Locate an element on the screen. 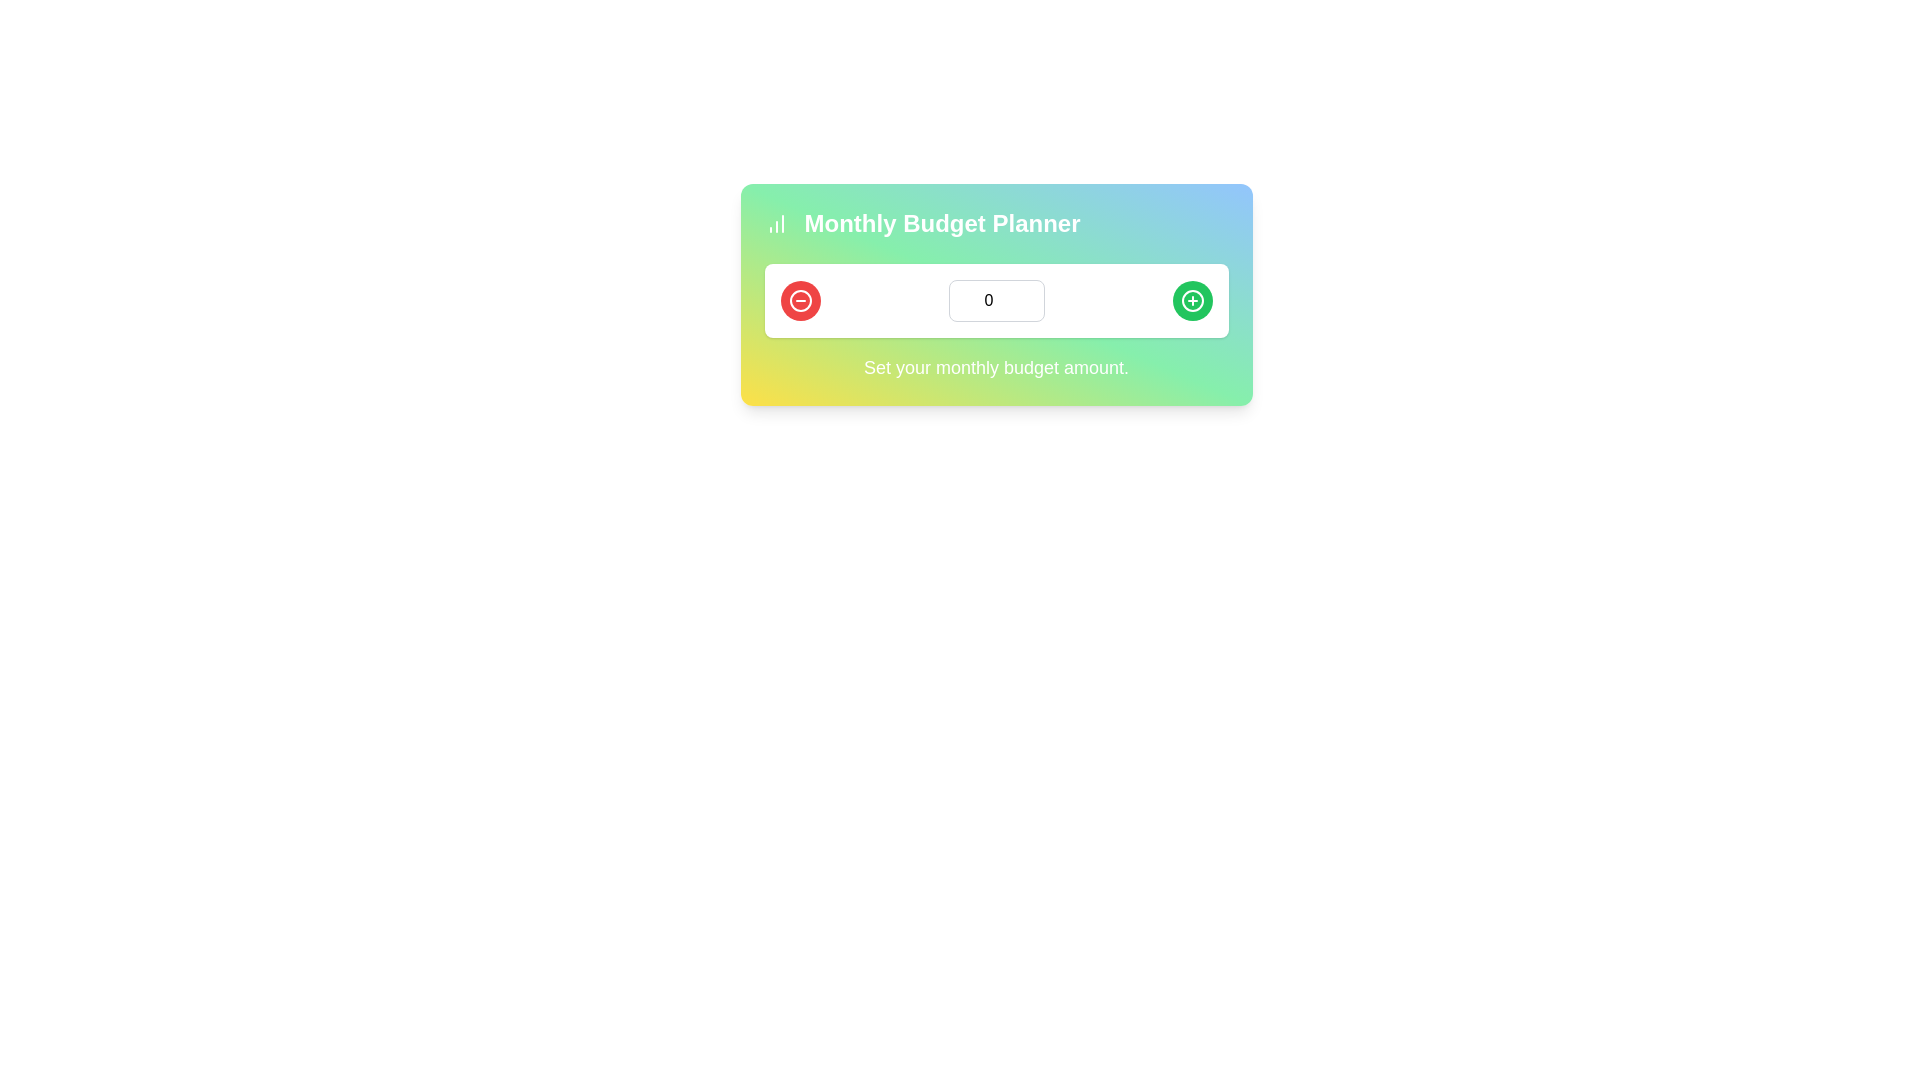  the increment button located at the far-right of the horizontal control bar in the 'Monthly Budget Planner' section to increase the value displayed in the numeric input field is located at coordinates (1192, 300).